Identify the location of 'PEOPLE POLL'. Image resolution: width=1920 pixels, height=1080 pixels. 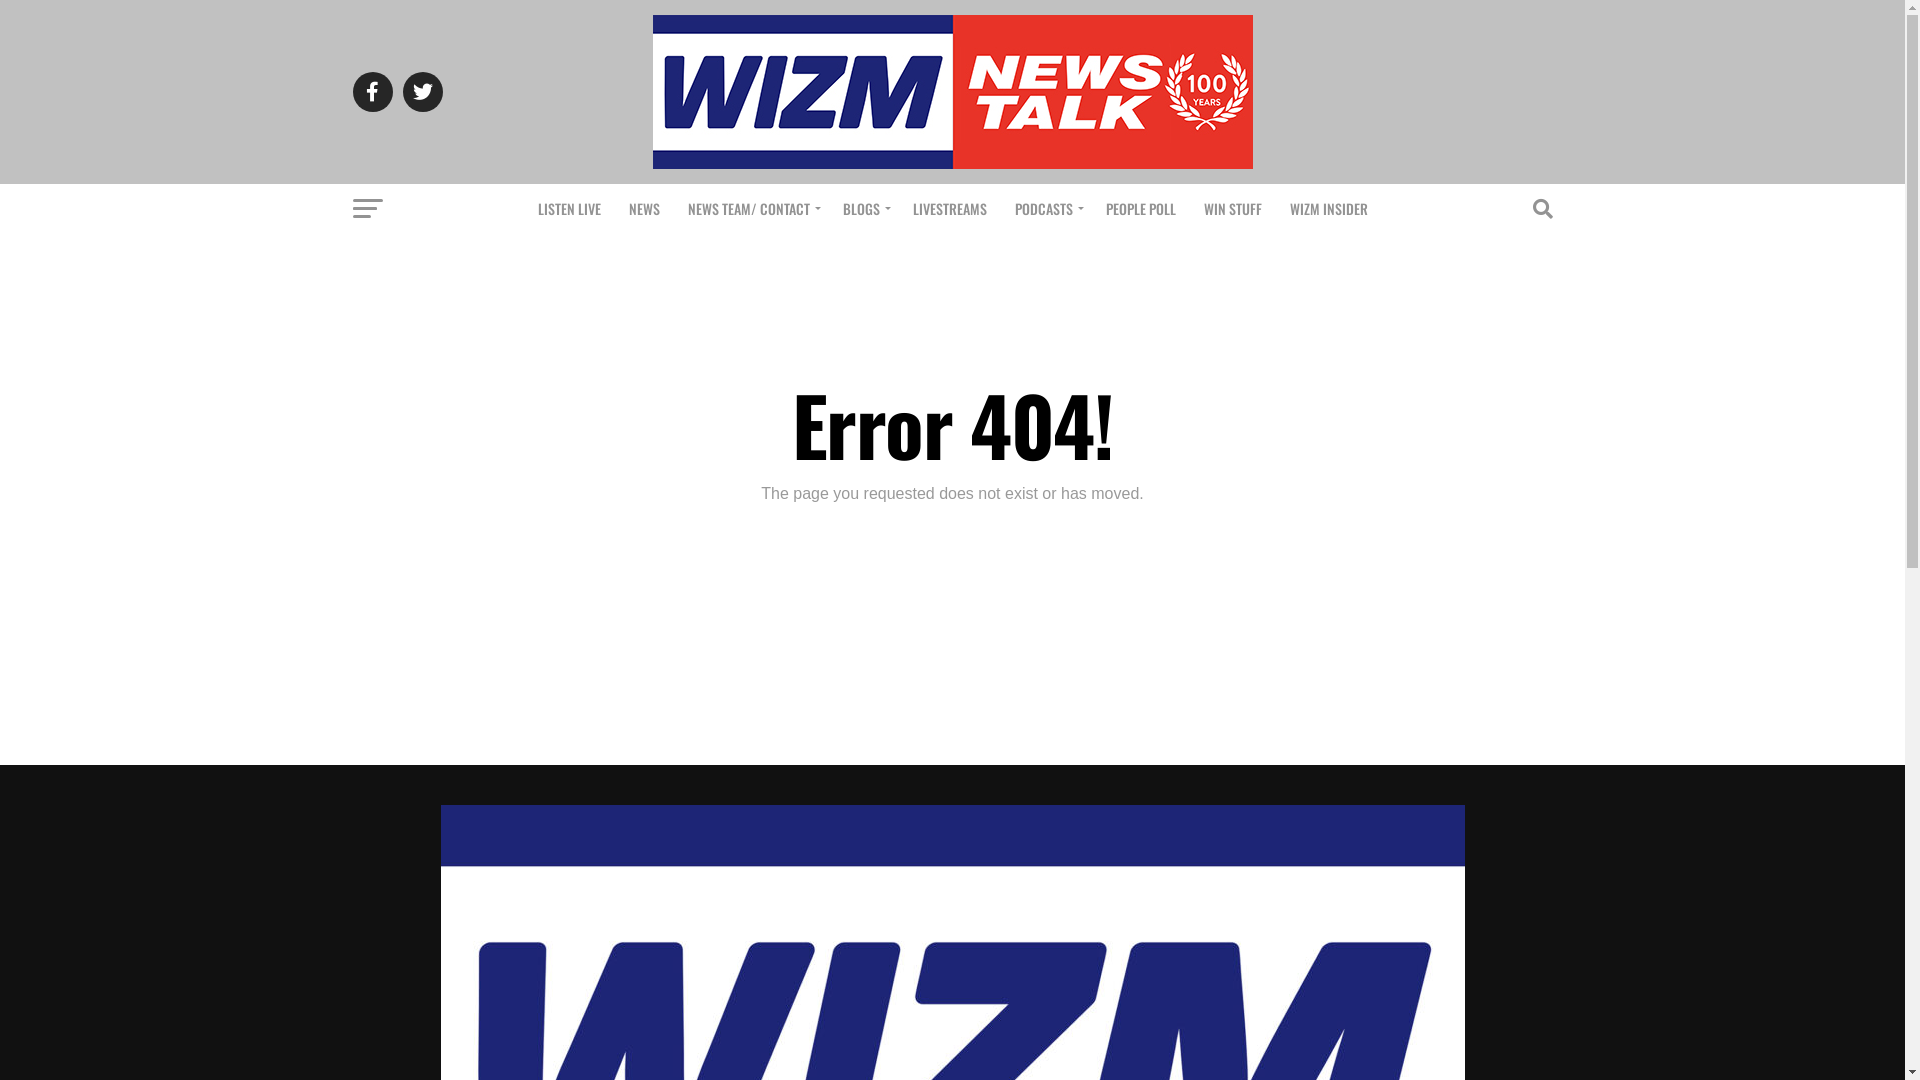
(1093, 208).